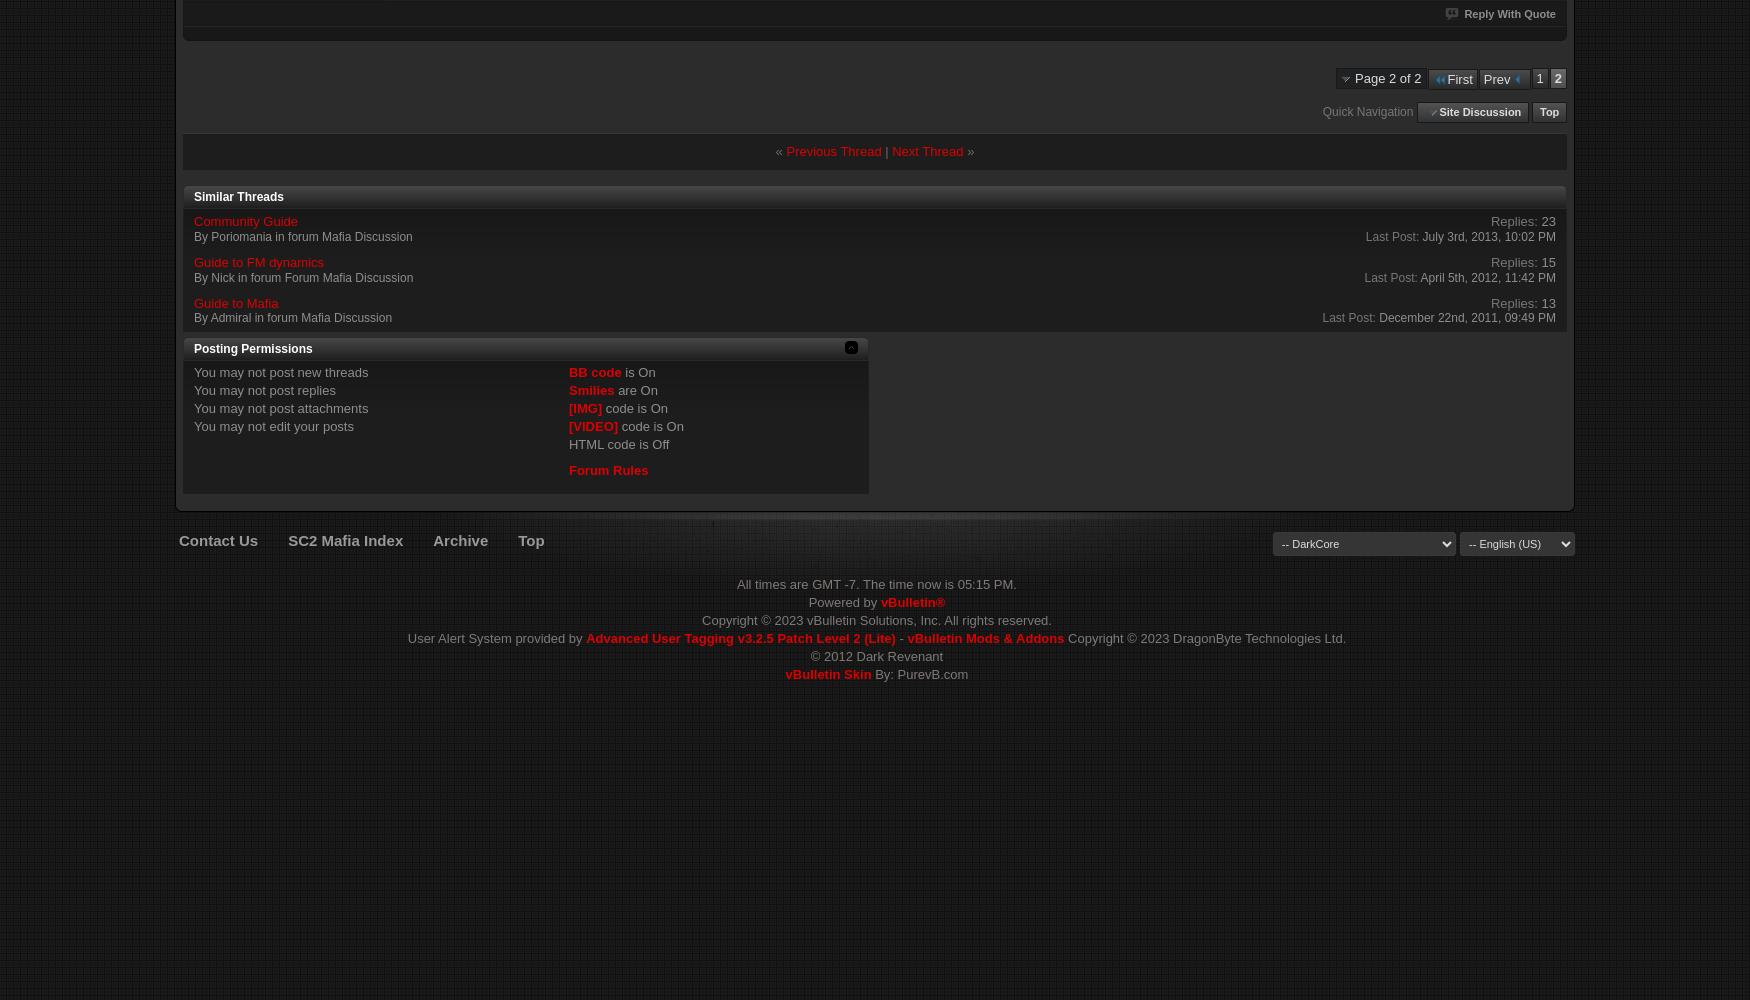 This screenshot has height=1000, width=1750. I want to click on 'User Alert System provided by', so click(406, 638).